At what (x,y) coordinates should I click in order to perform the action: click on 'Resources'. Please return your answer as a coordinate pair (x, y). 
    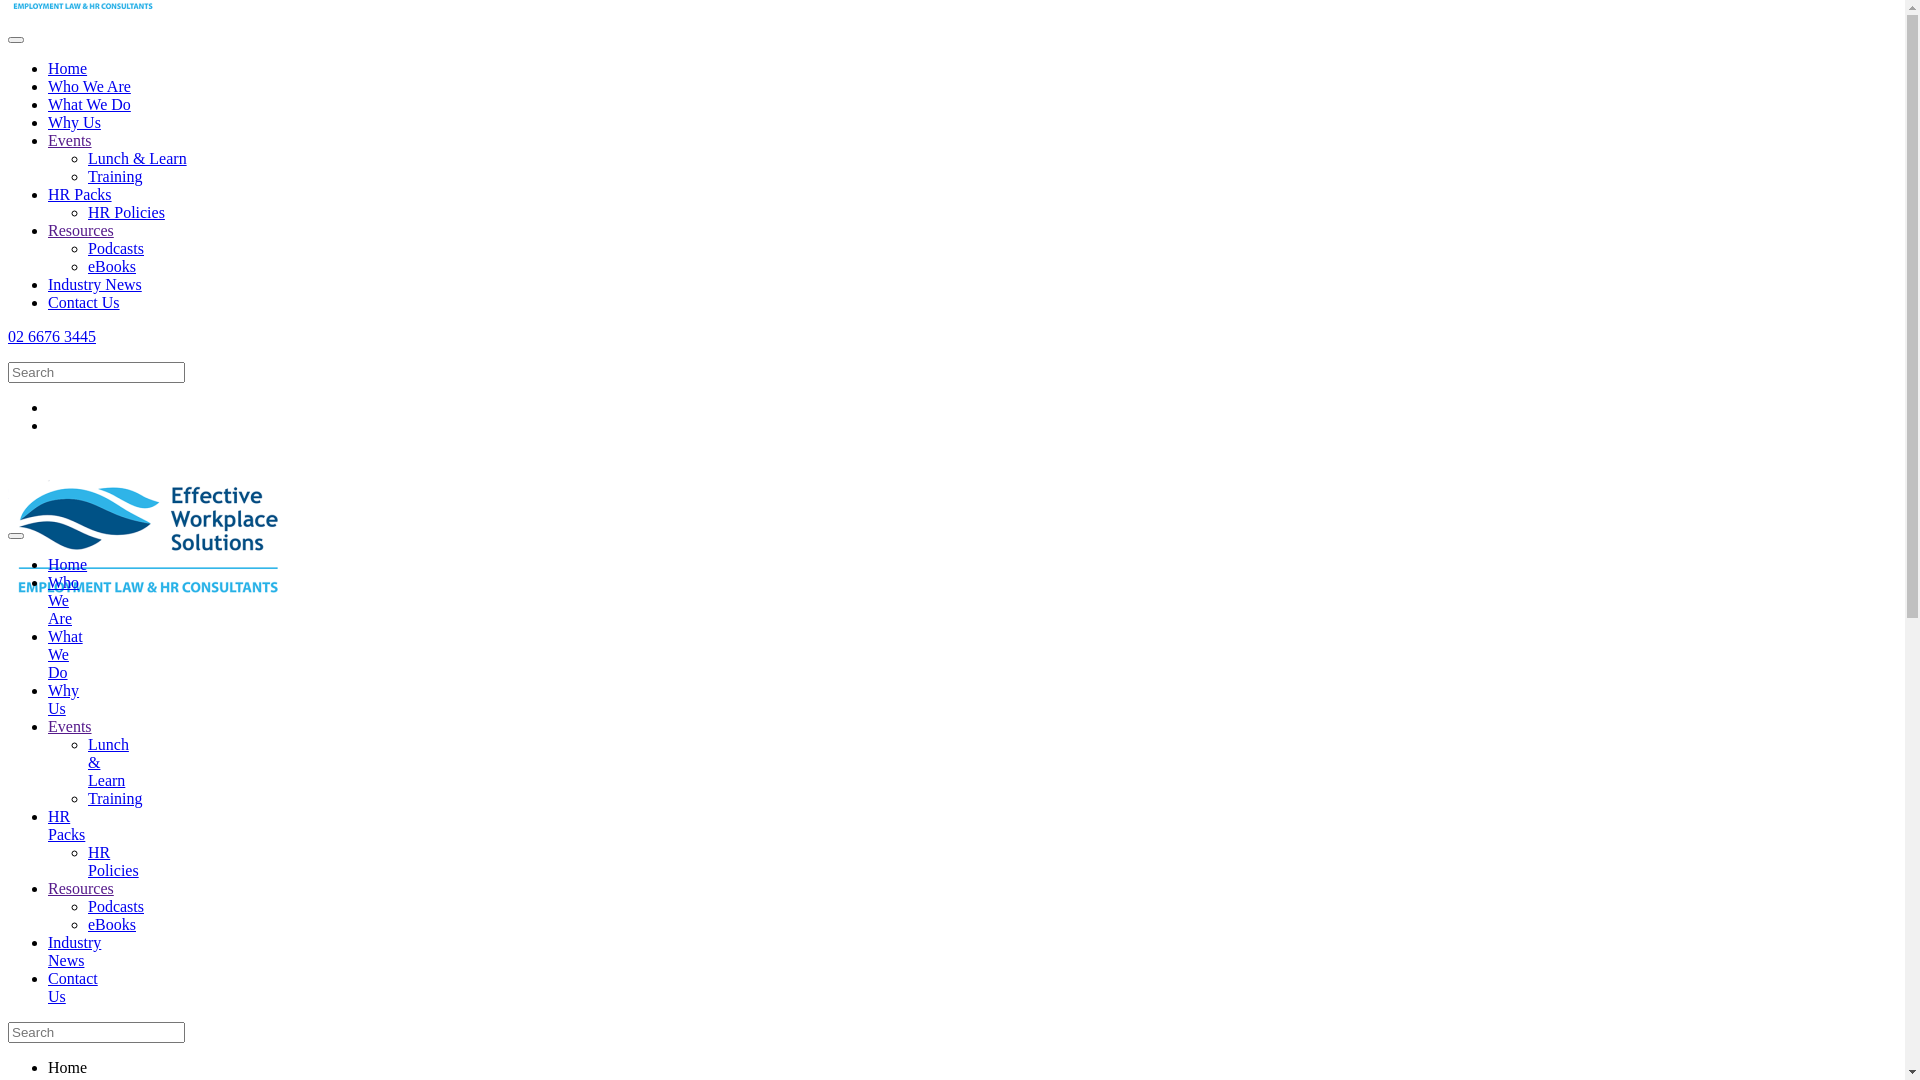
    Looking at the image, I should click on (80, 887).